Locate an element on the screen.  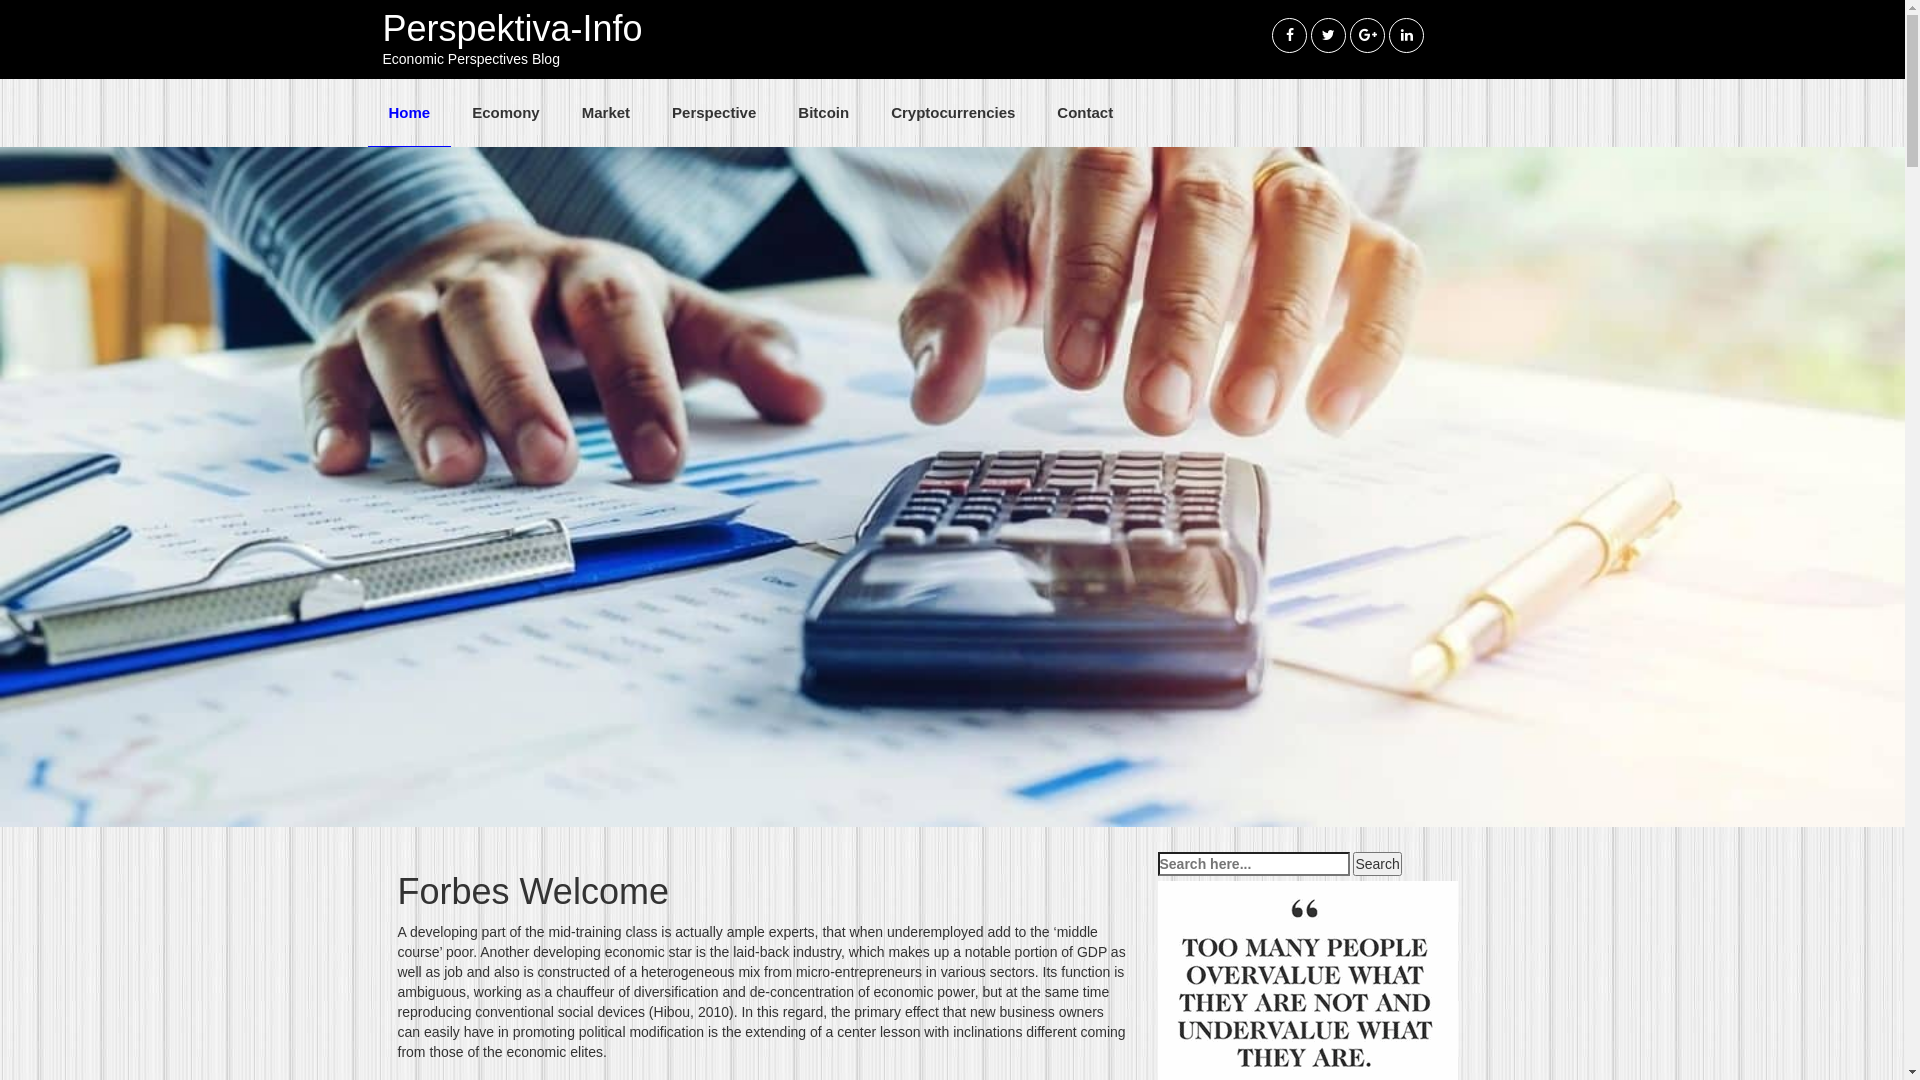
'Cryptocurrencies' is located at coordinates (952, 112).